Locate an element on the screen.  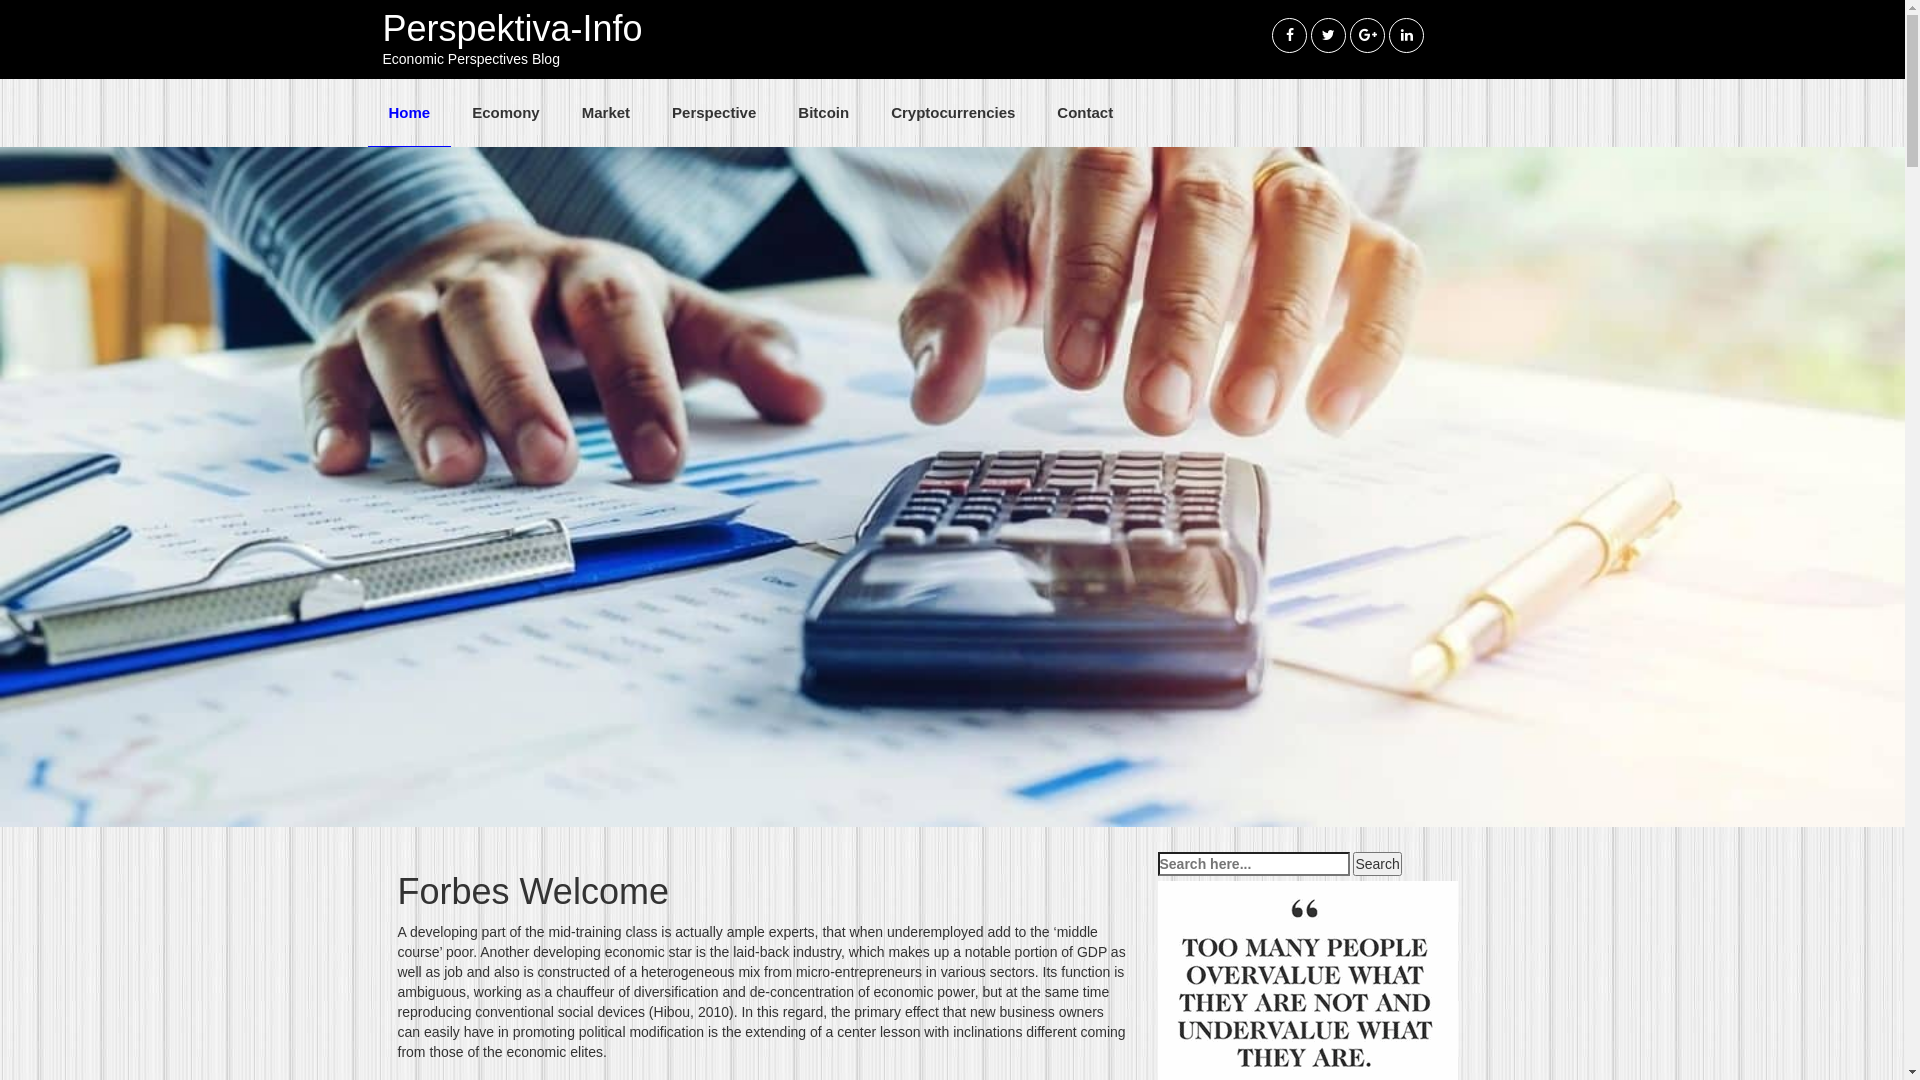
'Cryptocurrencies' is located at coordinates (952, 112).